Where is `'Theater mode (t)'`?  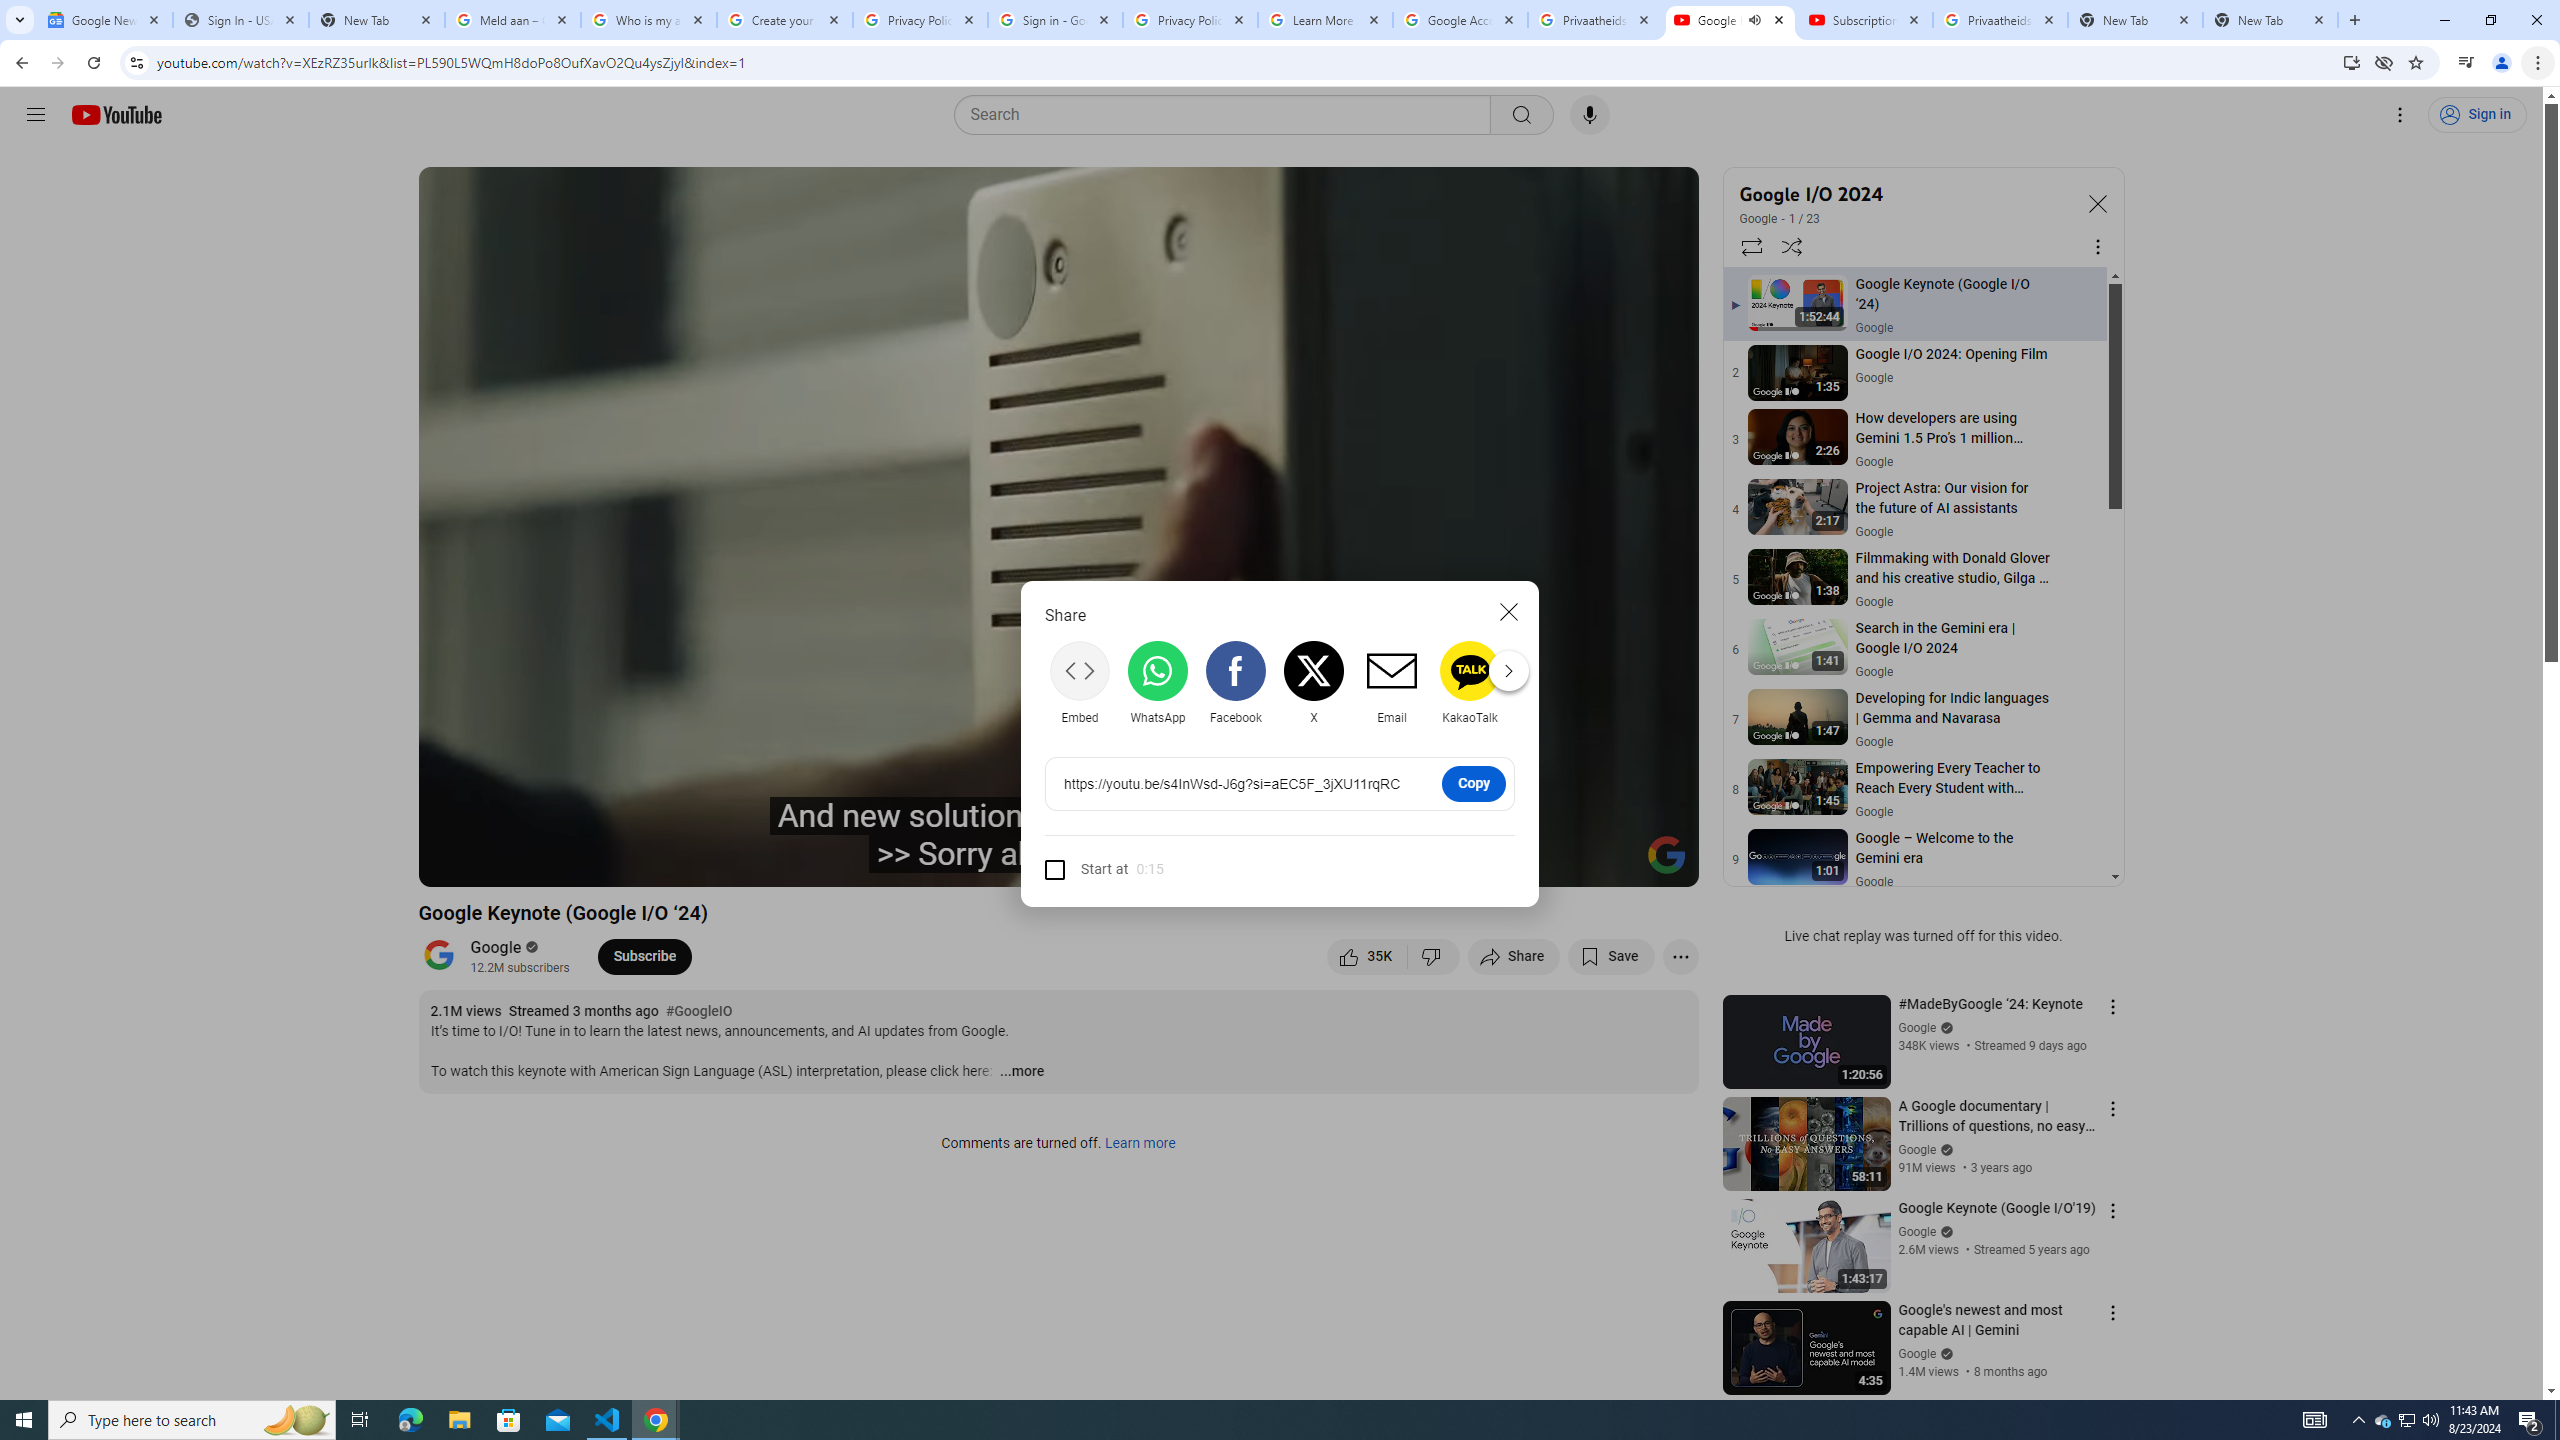 'Theater mode (t)' is located at coordinates (1614, 862).